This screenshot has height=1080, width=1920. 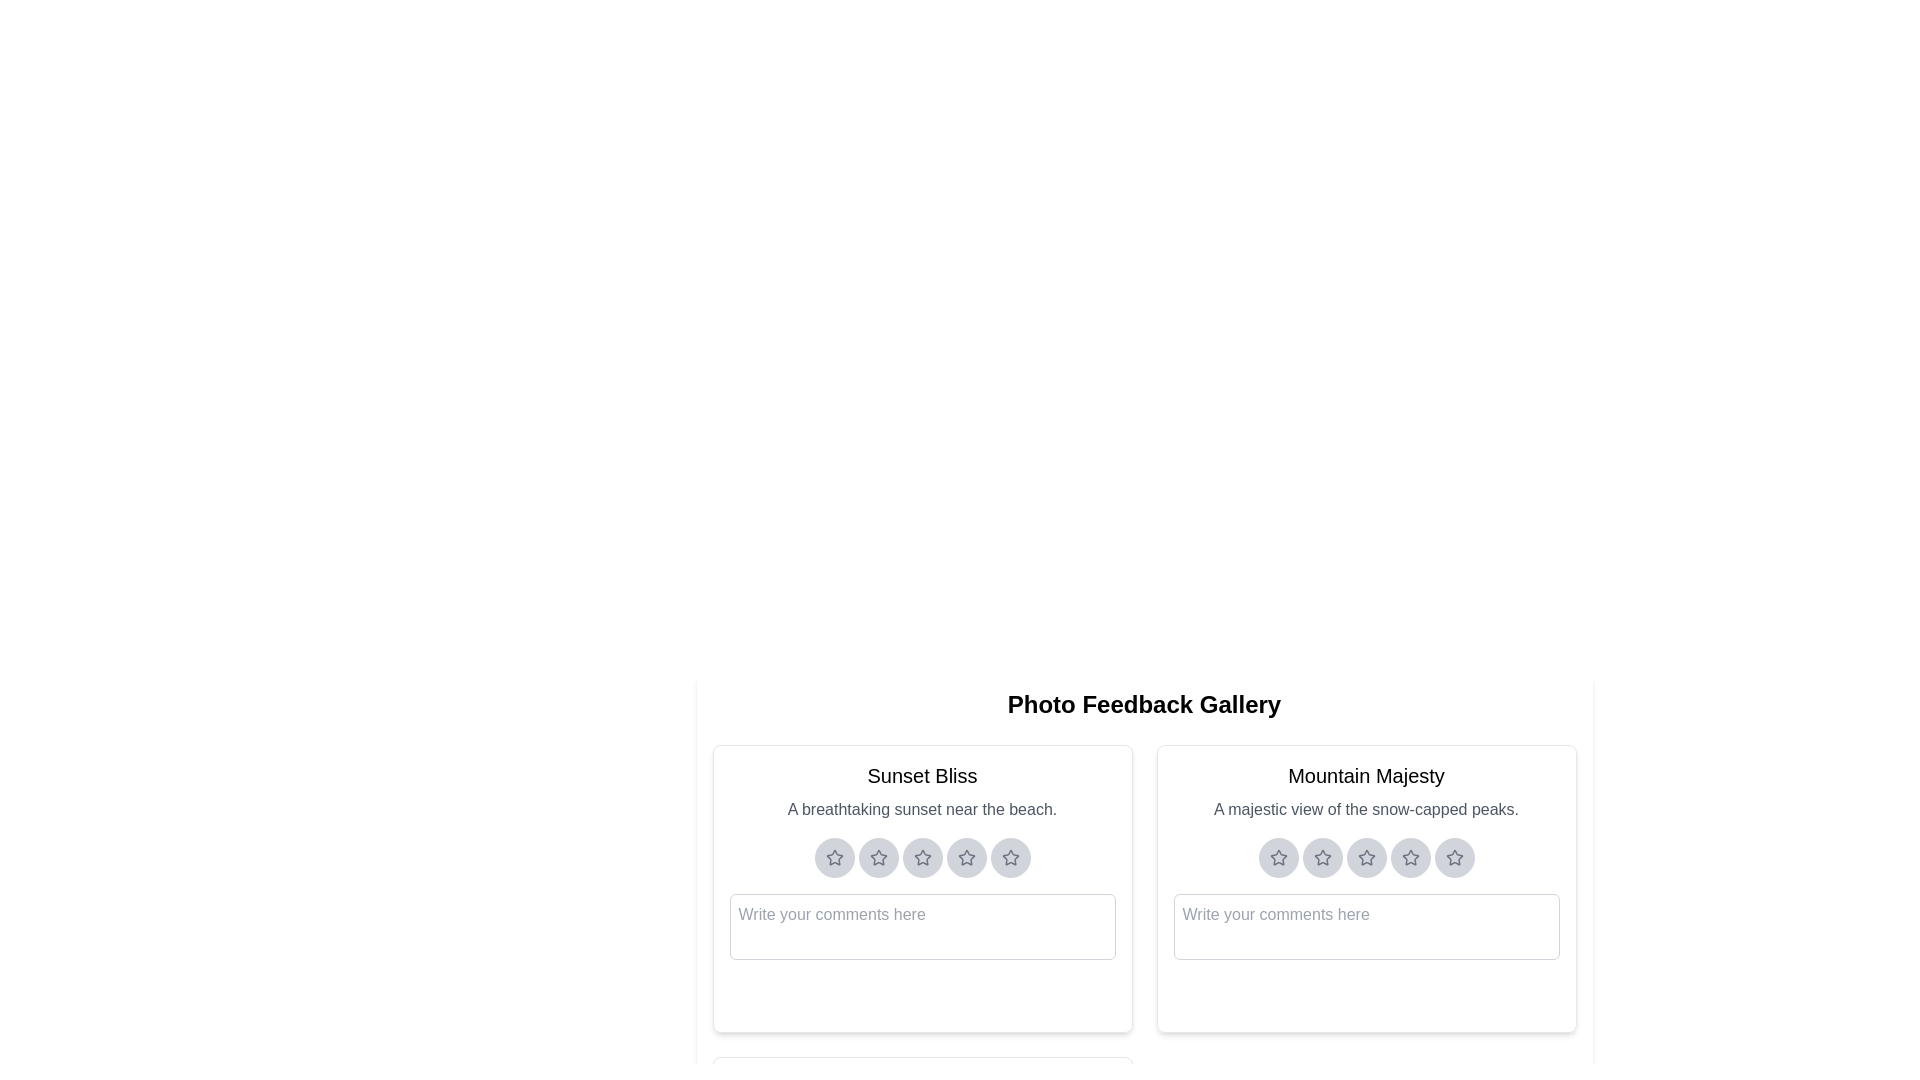 I want to click on the first star icon in the horizontal group of rating icons under the 'Sunset Bliss' photo description, so click(x=834, y=856).